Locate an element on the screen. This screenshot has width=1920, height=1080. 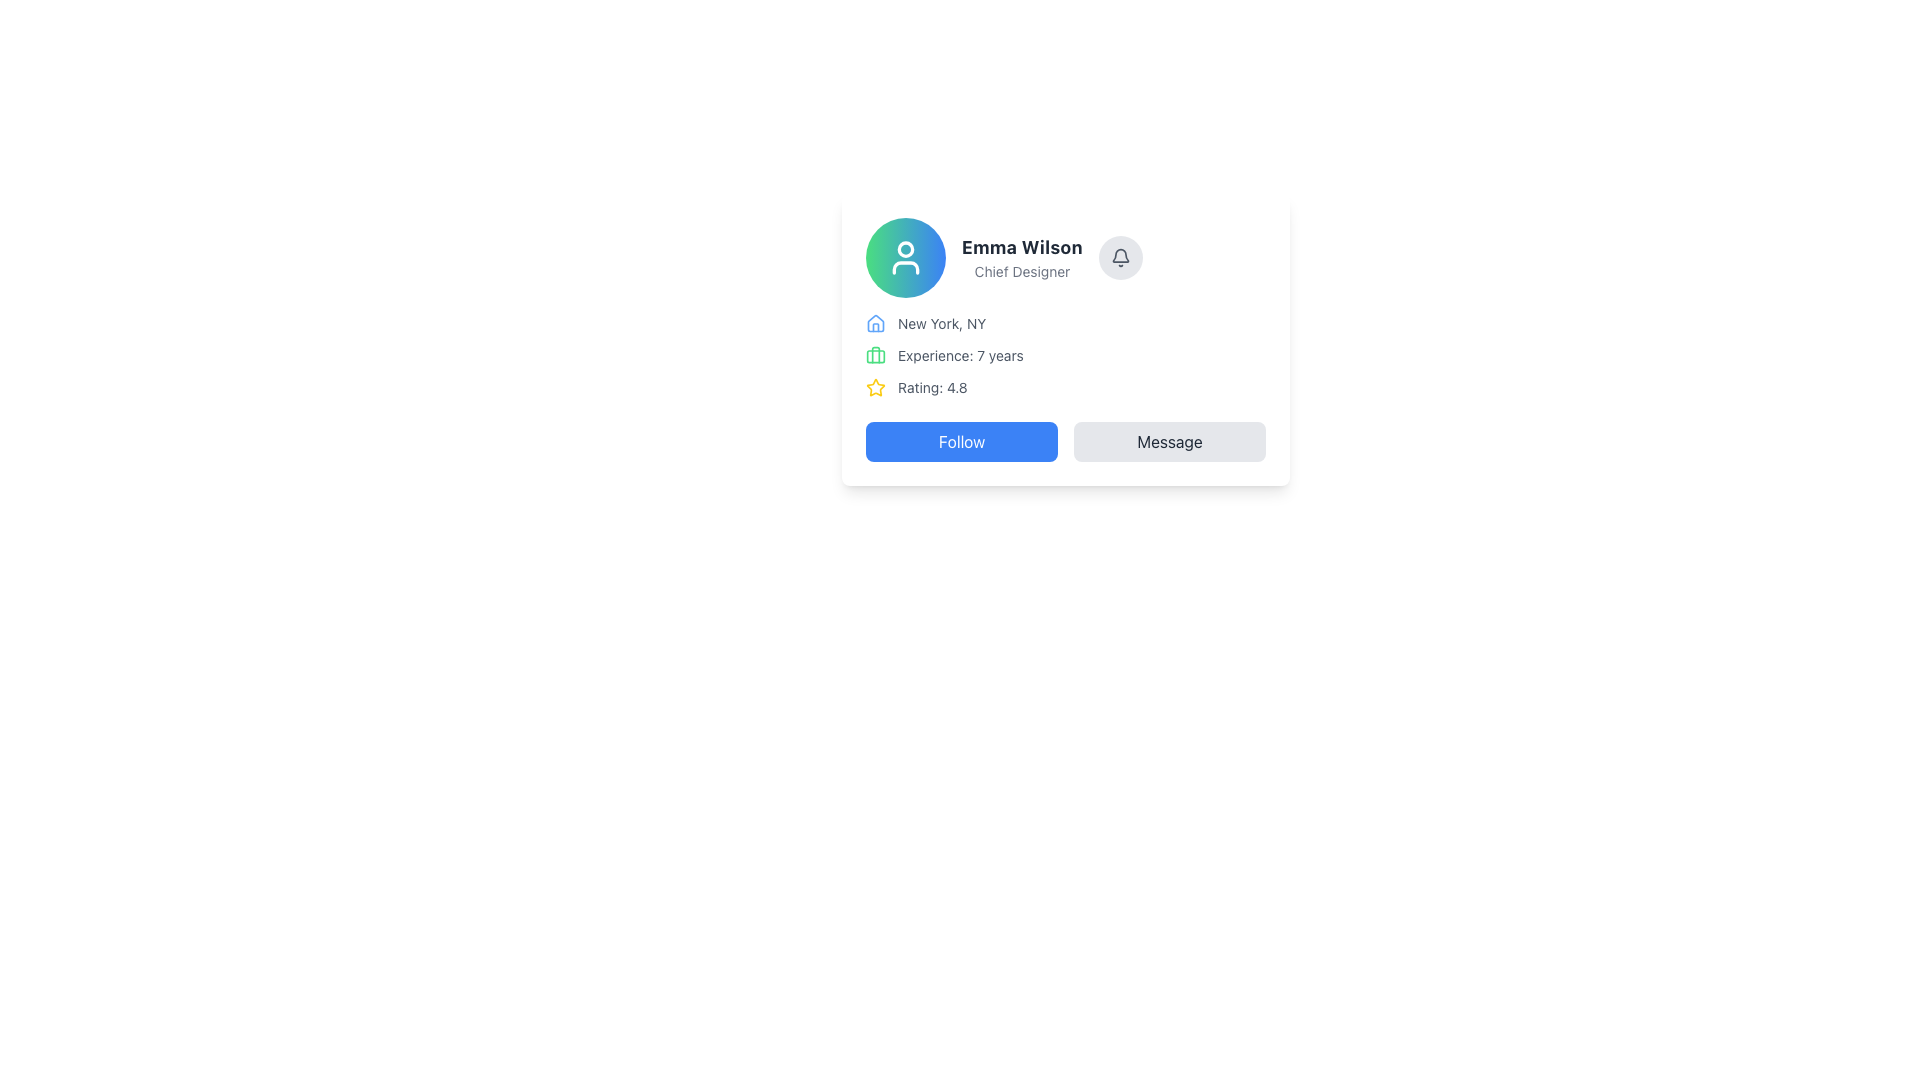
the Graphic Circle that represents a part of the user avatar, indicating user status or decorative graphic within the profile card is located at coordinates (905, 248).